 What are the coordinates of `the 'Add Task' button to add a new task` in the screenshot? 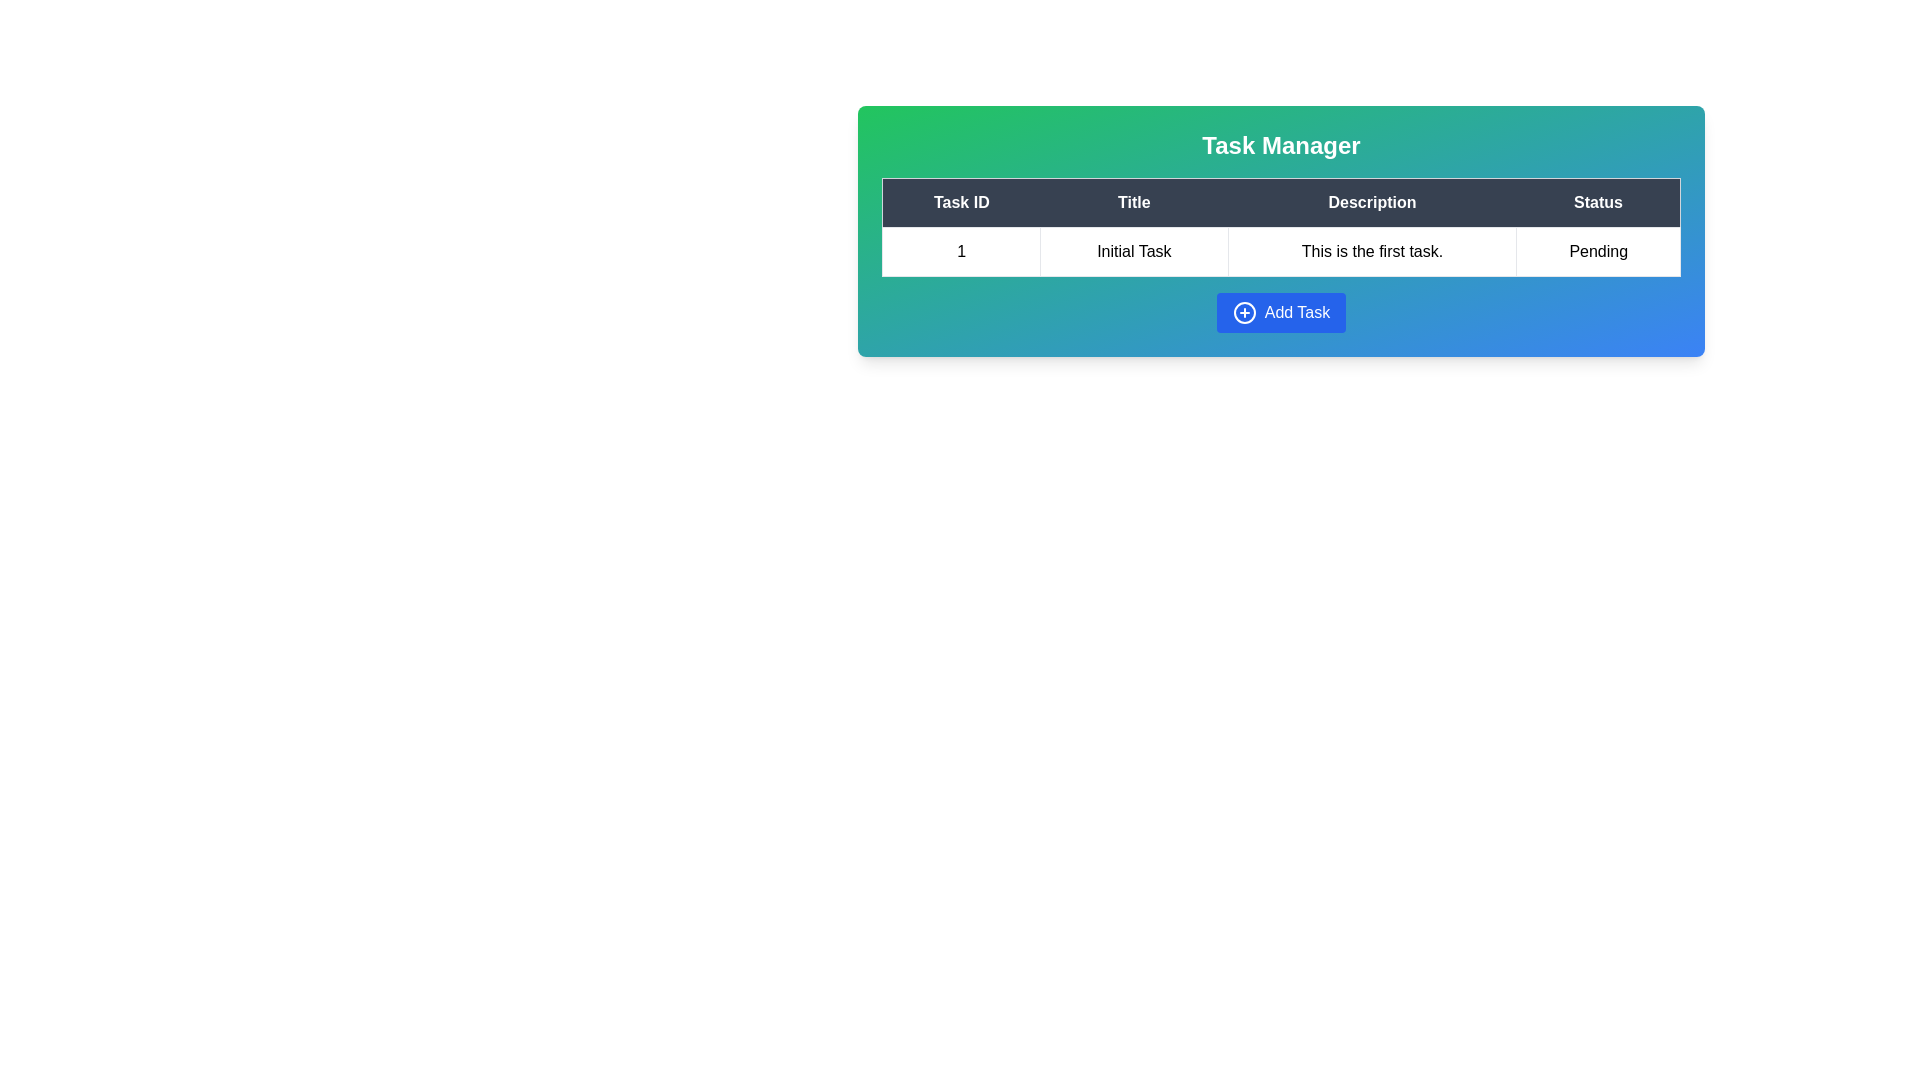 It's located at (1281, 312).